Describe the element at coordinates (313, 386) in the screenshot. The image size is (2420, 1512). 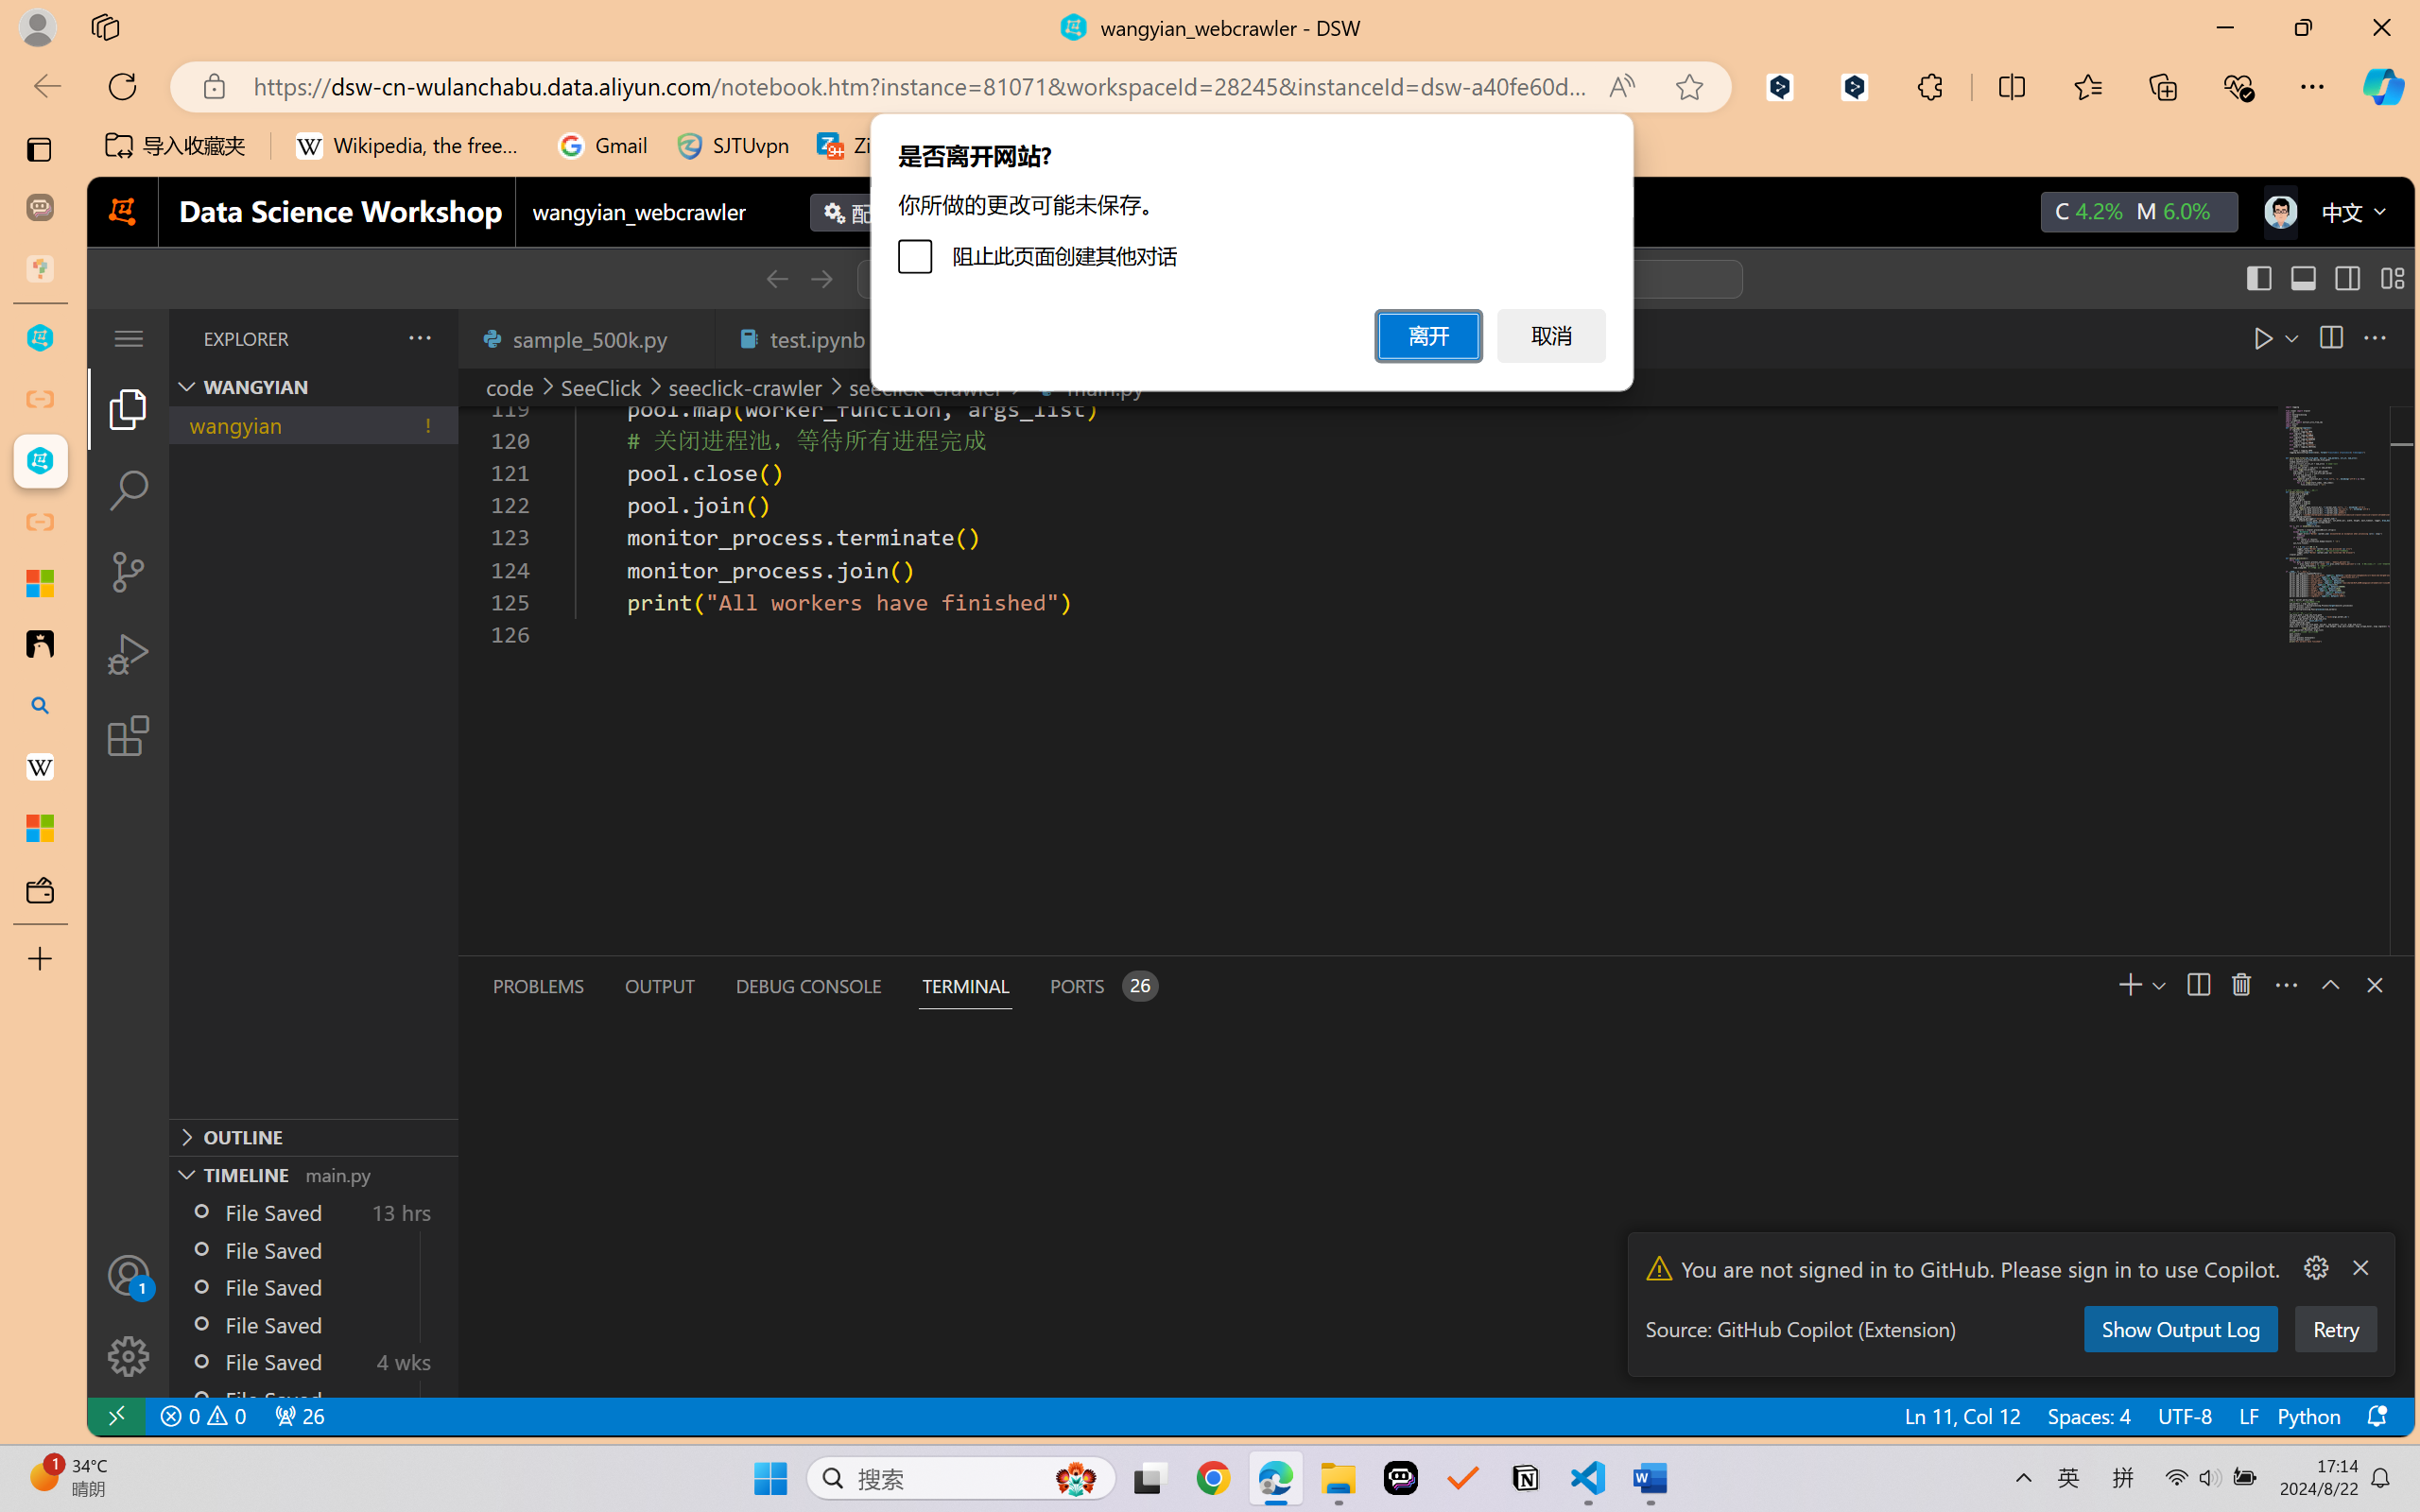
I see `'Explorer Section: wangyian'` at that location.